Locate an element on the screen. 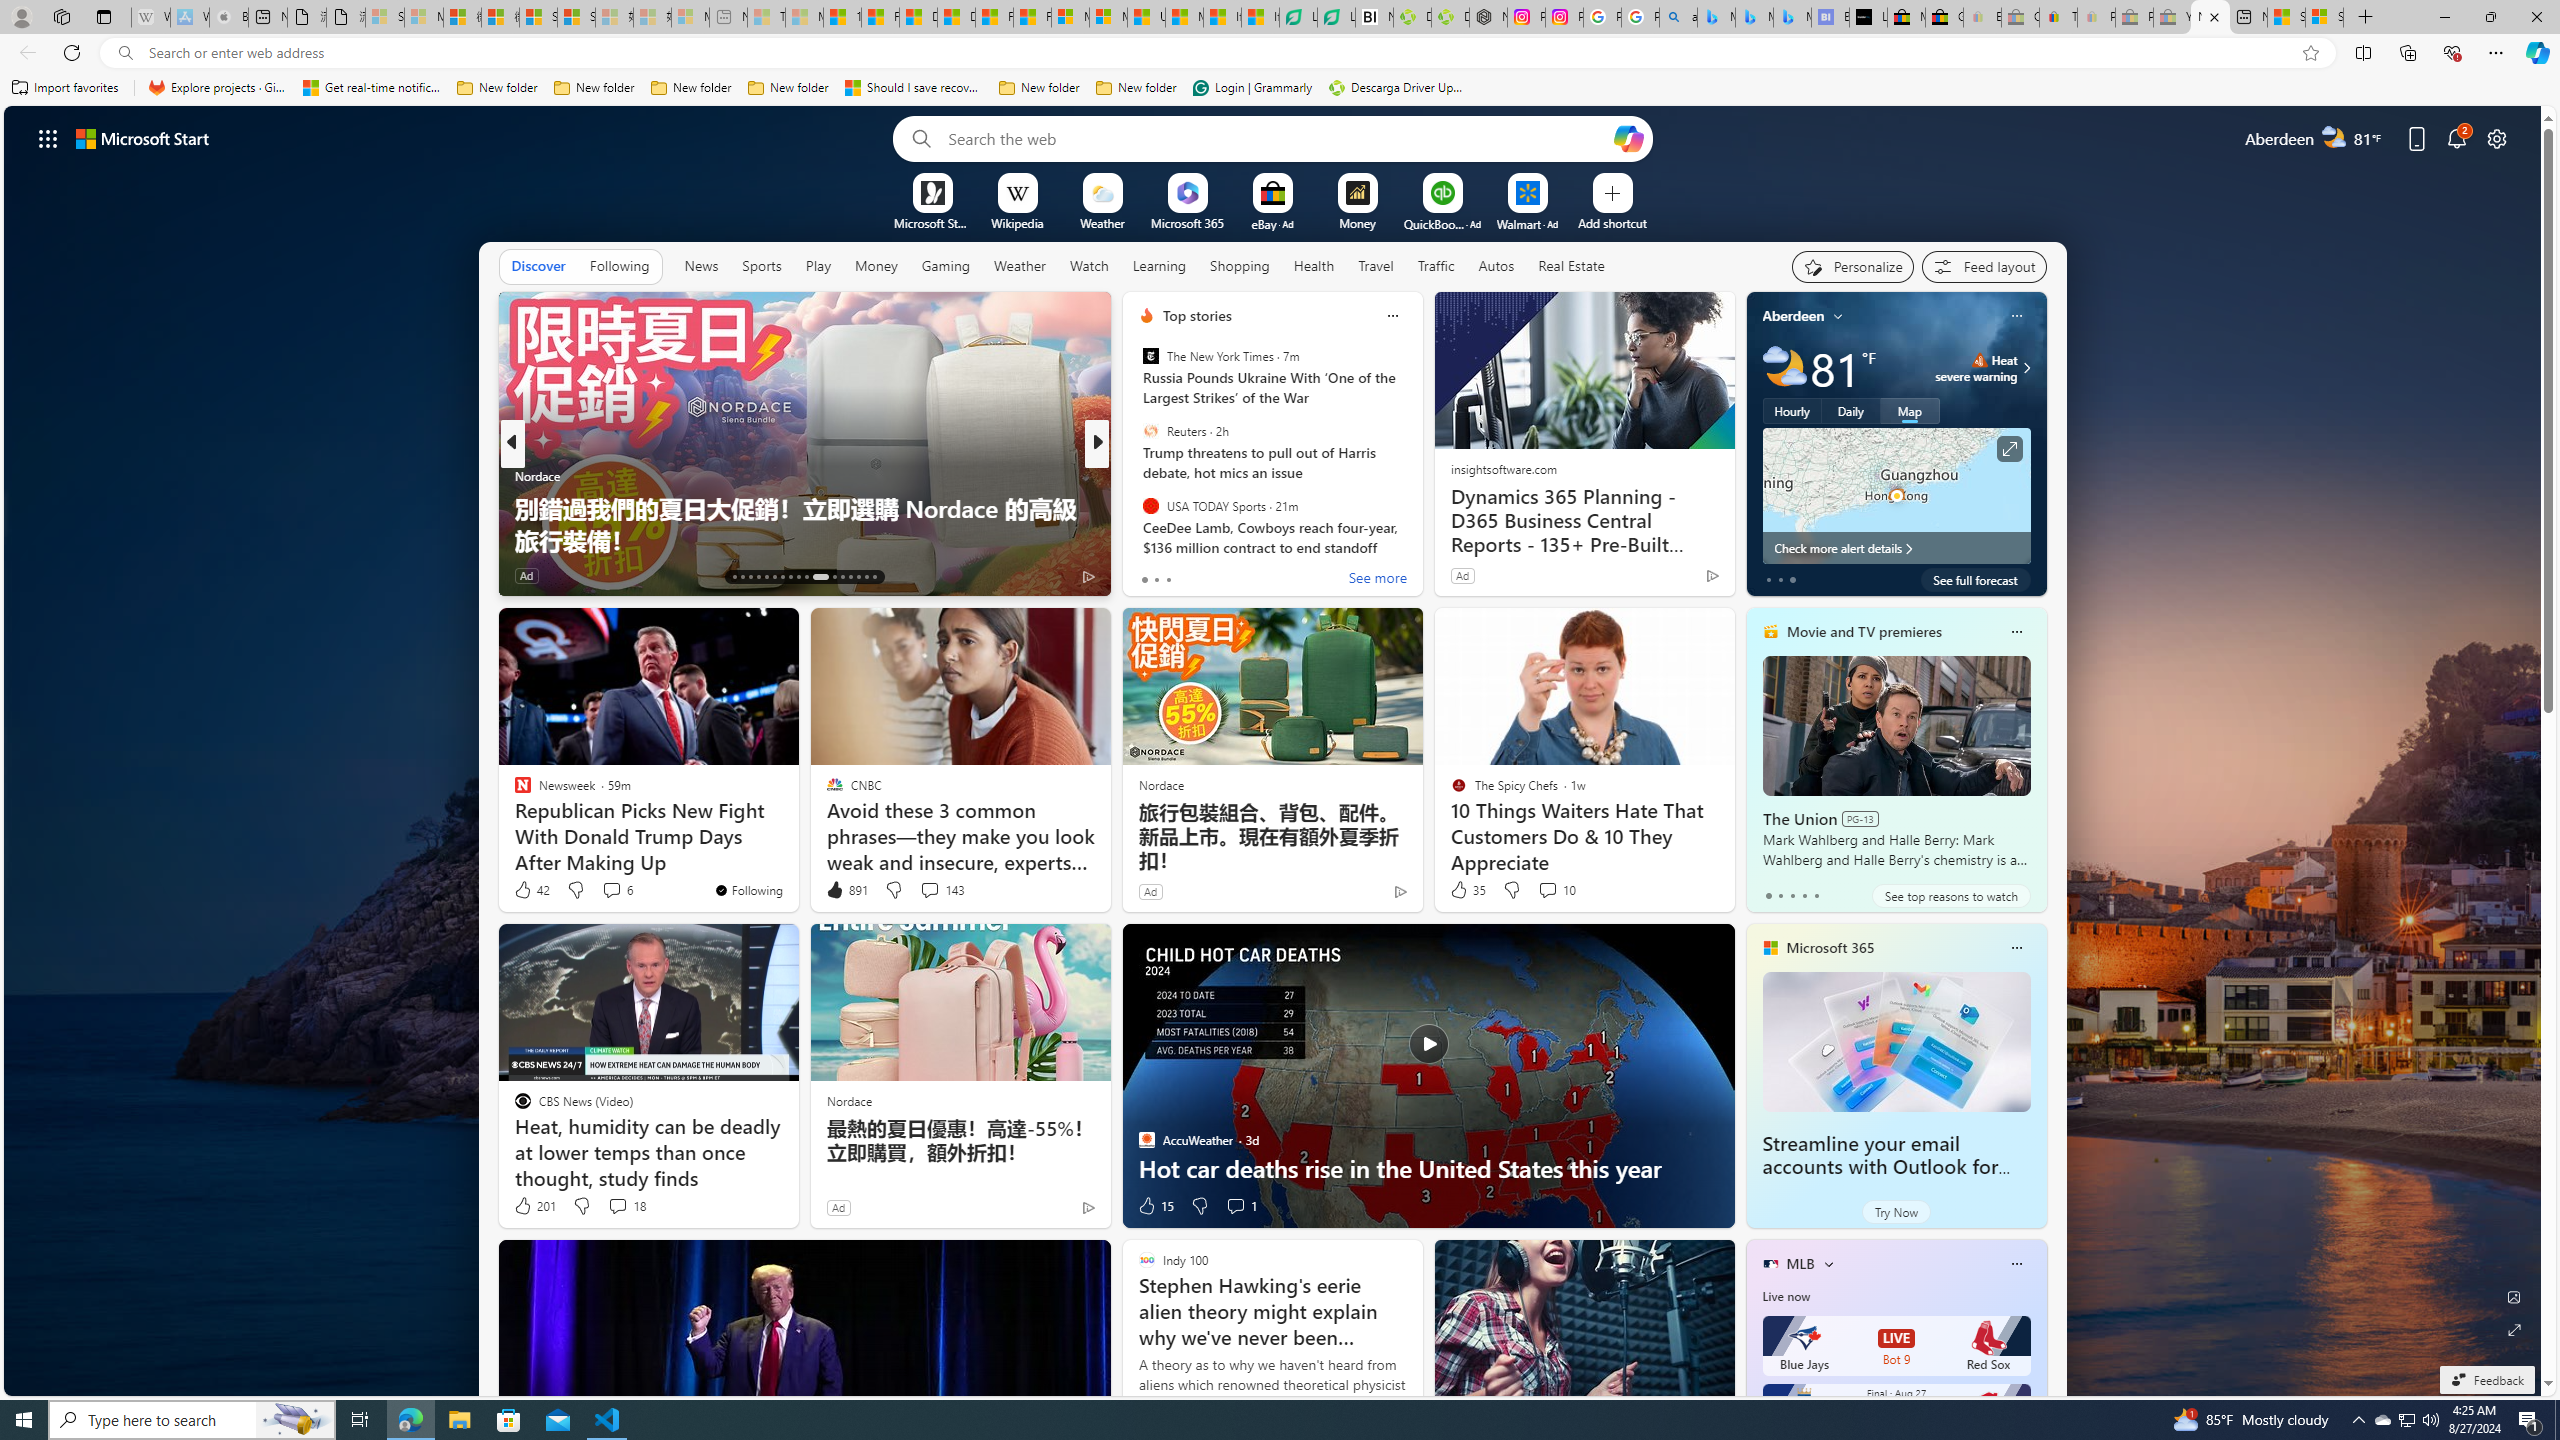 The image size is (2560, 1440). 'The New York Times' is located at coordinates (1149, 356).